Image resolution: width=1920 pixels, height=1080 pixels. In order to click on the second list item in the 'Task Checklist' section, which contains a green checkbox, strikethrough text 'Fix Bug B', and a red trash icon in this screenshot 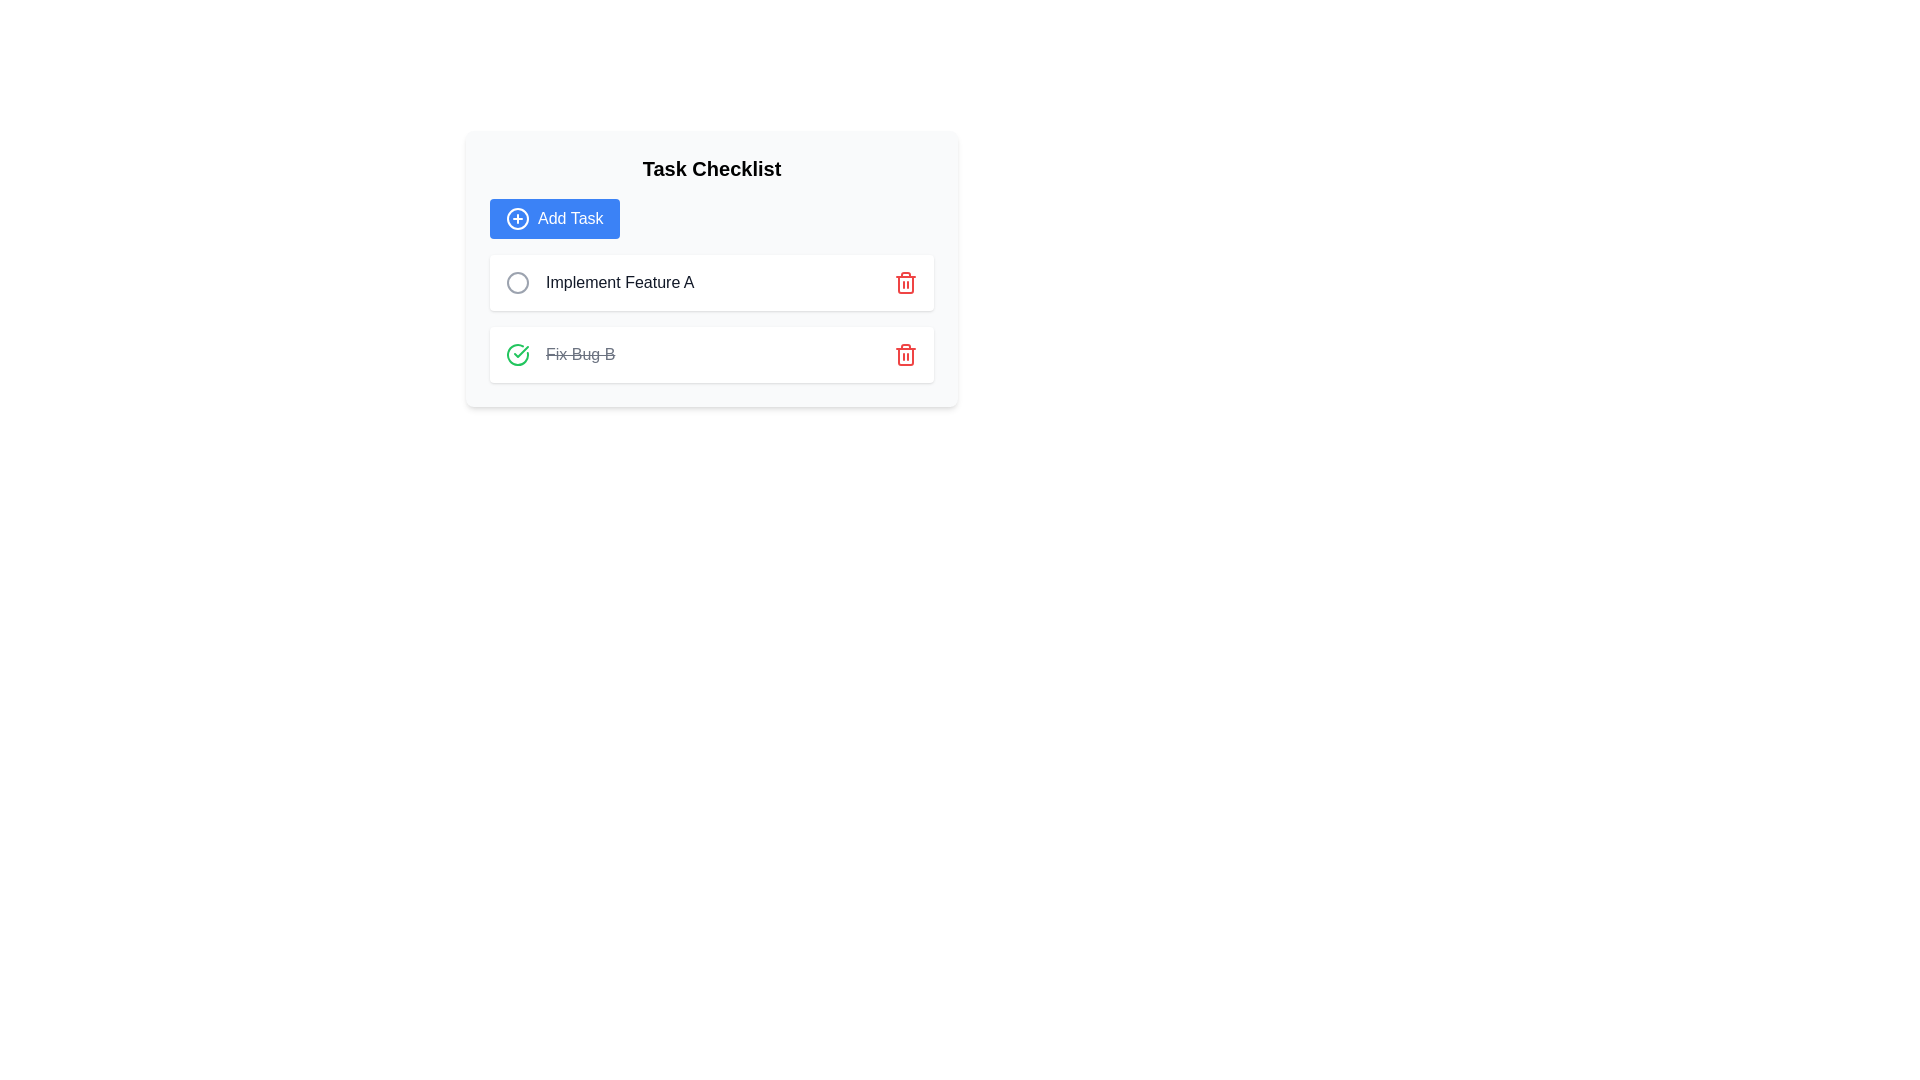, I will do `click(711, 353)`.